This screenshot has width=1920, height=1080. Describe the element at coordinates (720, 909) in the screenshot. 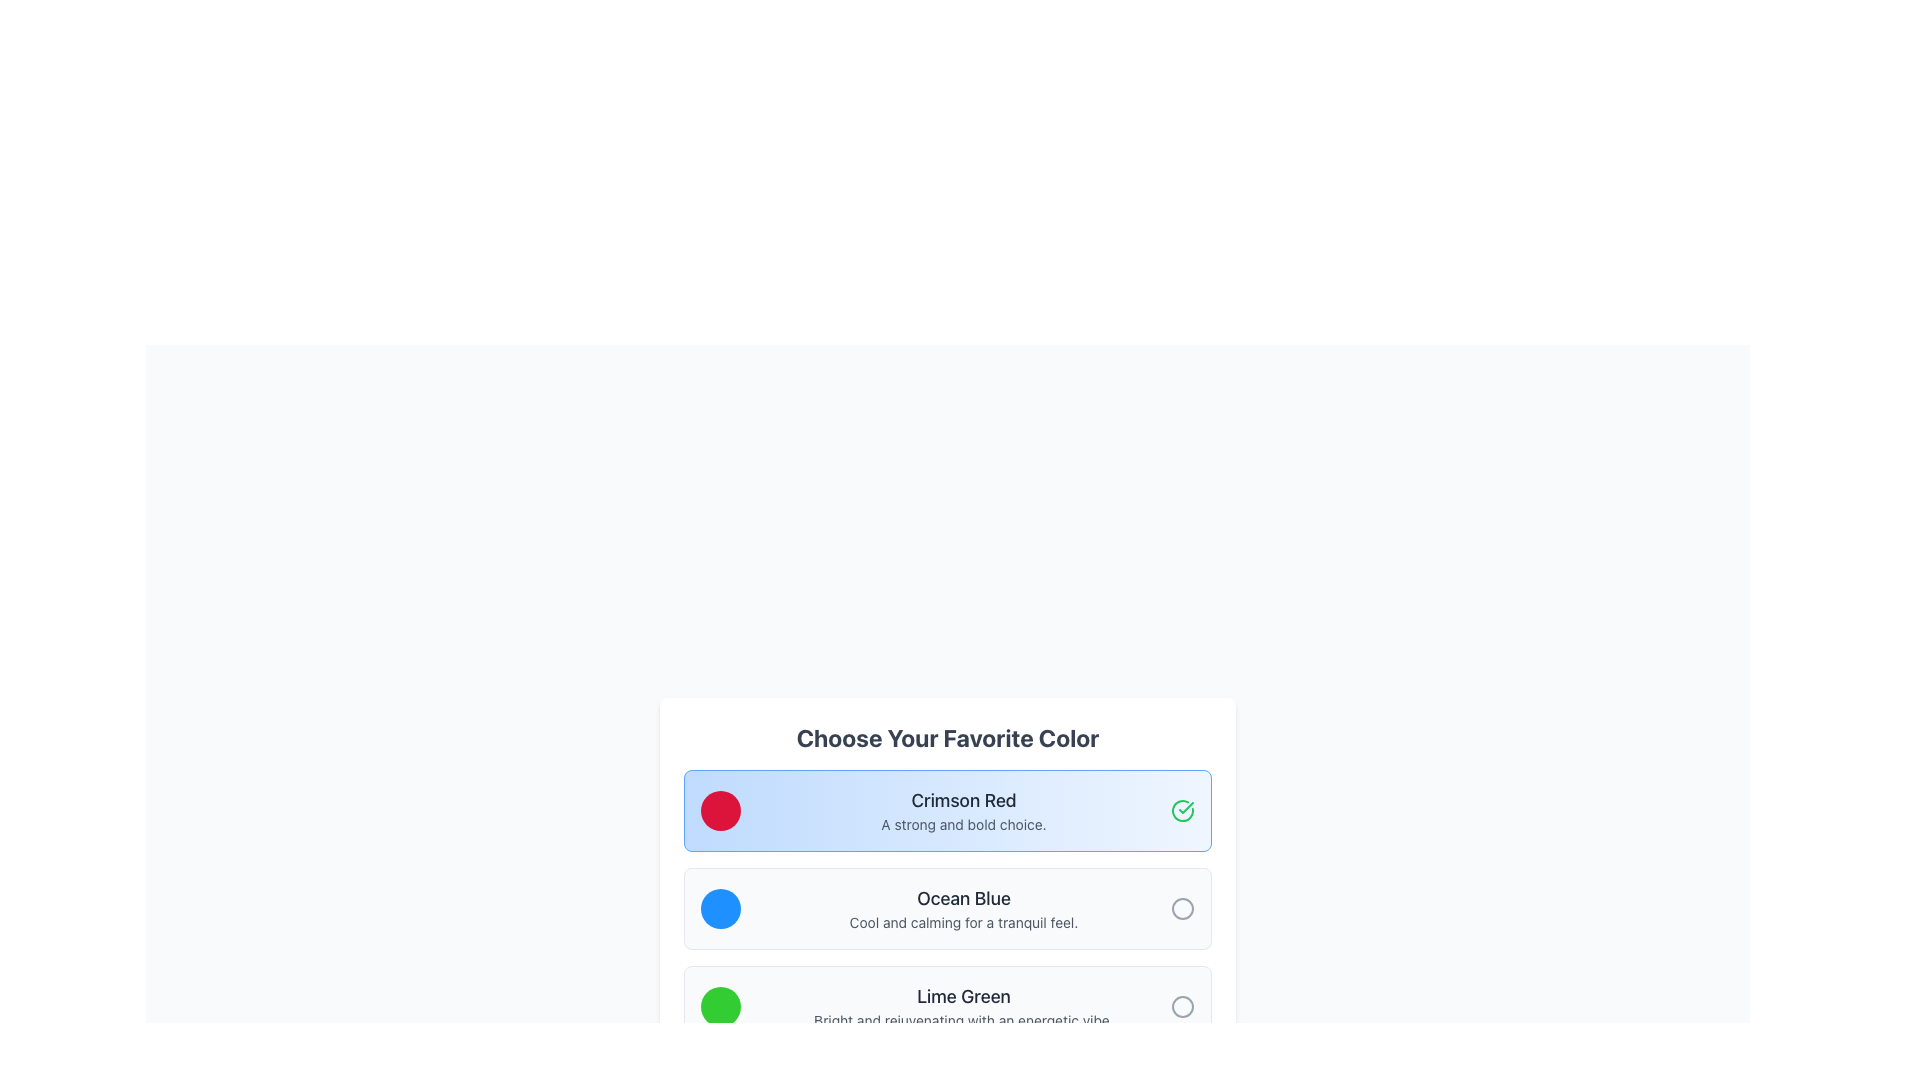

I see `the color of the circular Color indicator with a bright blue fill, located in the second row under the title 'Ocean Blue'` at that location.